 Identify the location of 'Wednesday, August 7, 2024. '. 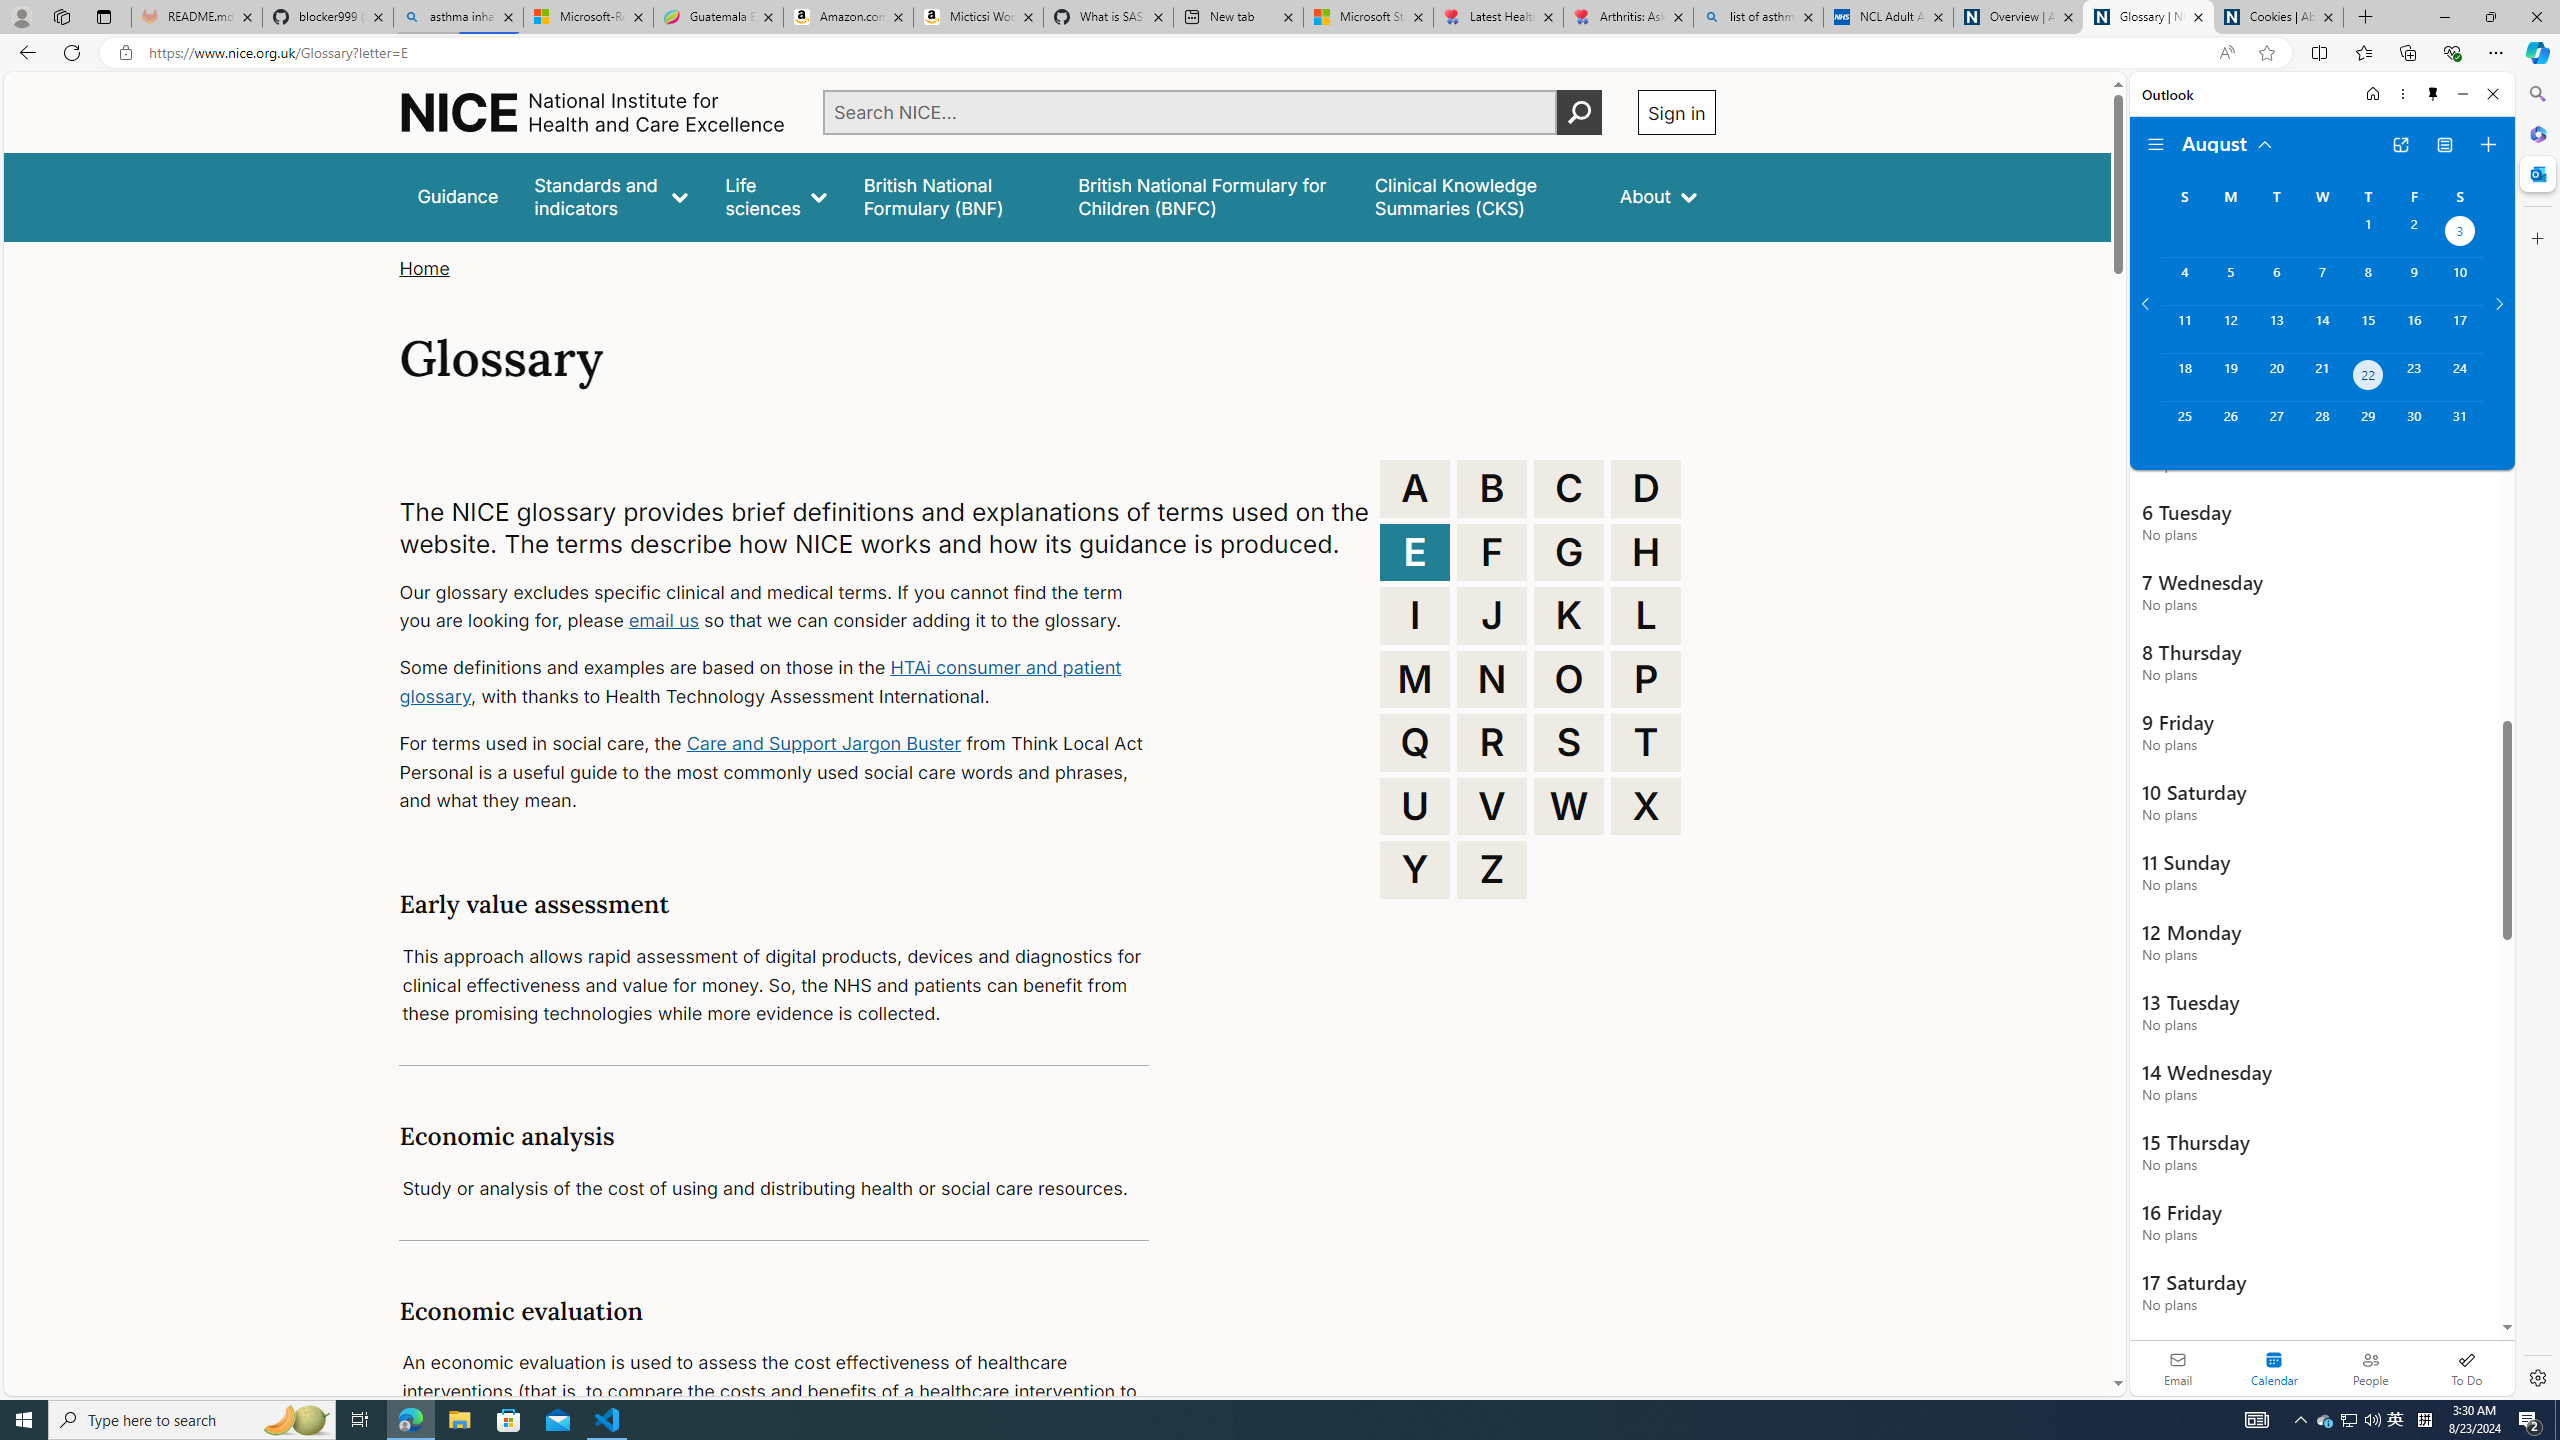
(2320, 280).